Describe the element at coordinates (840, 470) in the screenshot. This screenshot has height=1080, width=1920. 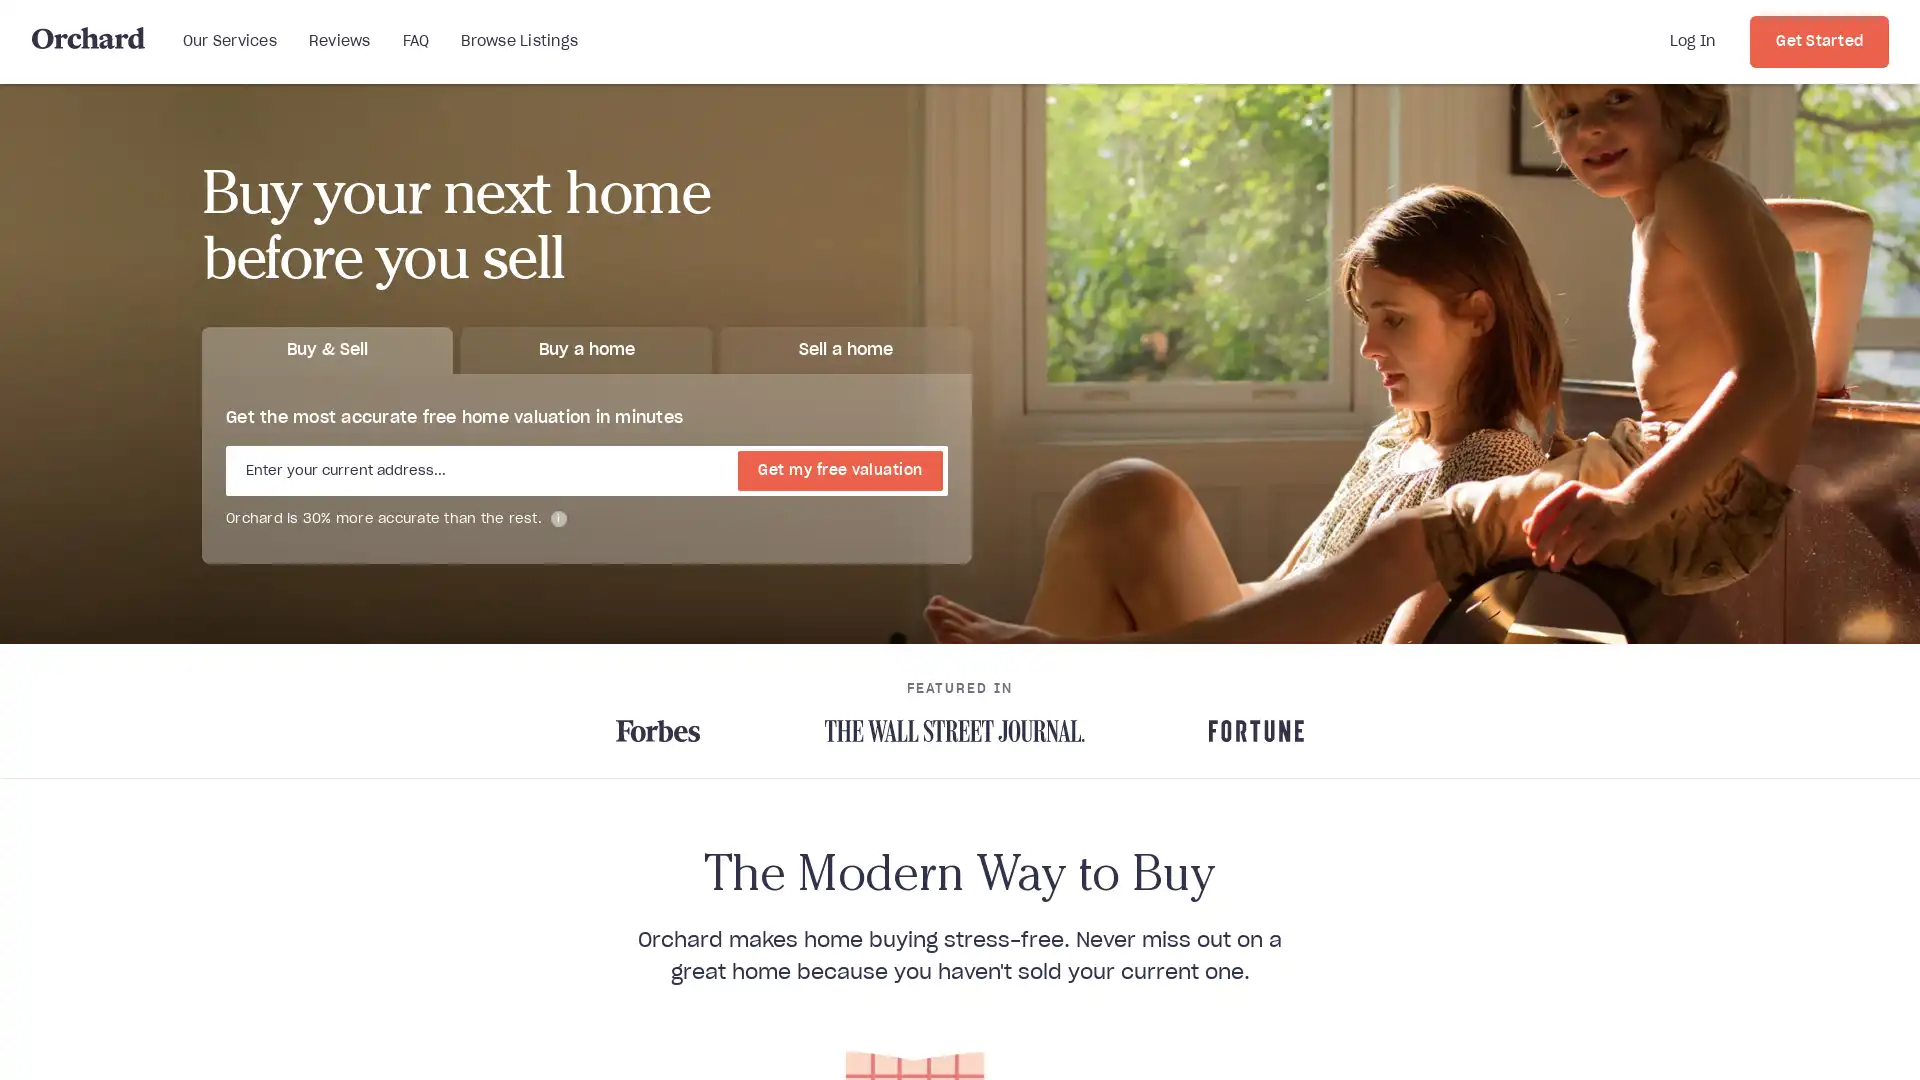
I see `Get my free valuation` at that location.